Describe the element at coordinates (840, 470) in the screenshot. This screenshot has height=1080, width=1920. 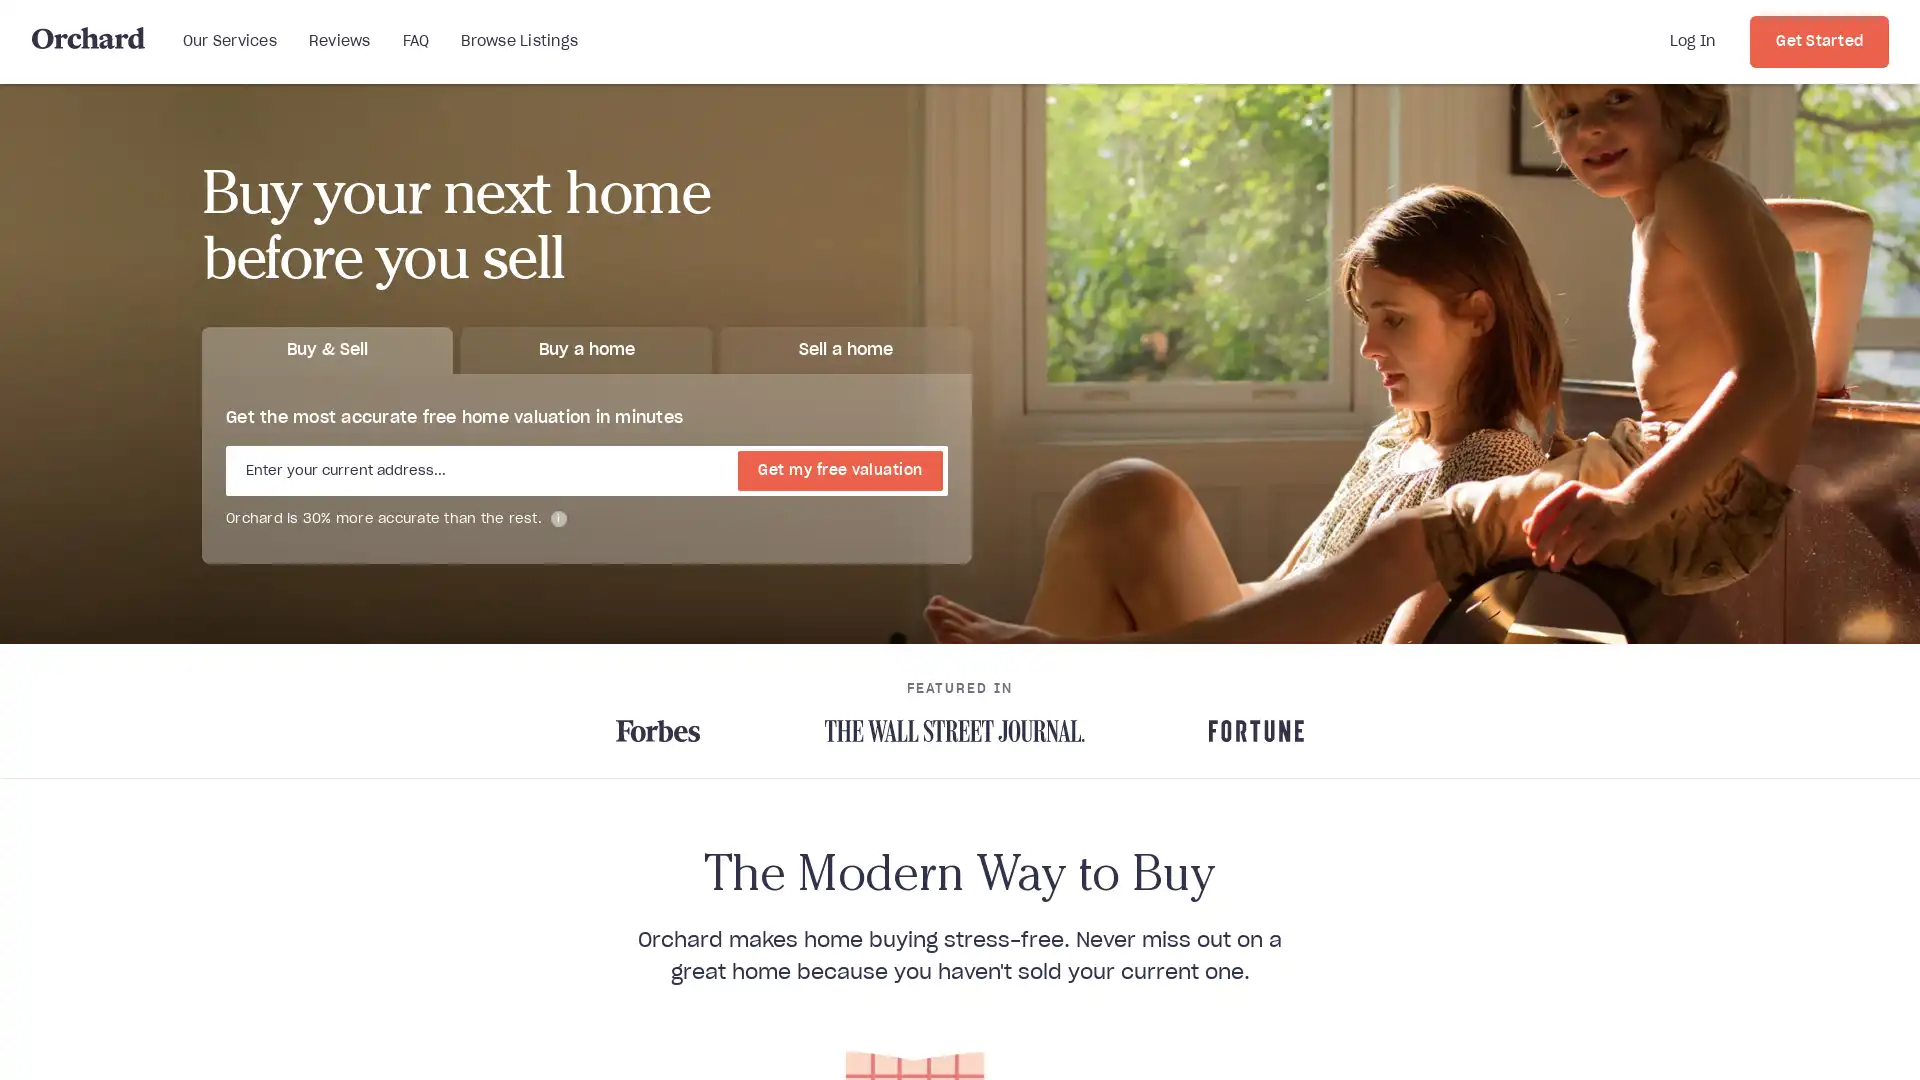
I see `Get my free valuation` at that location.